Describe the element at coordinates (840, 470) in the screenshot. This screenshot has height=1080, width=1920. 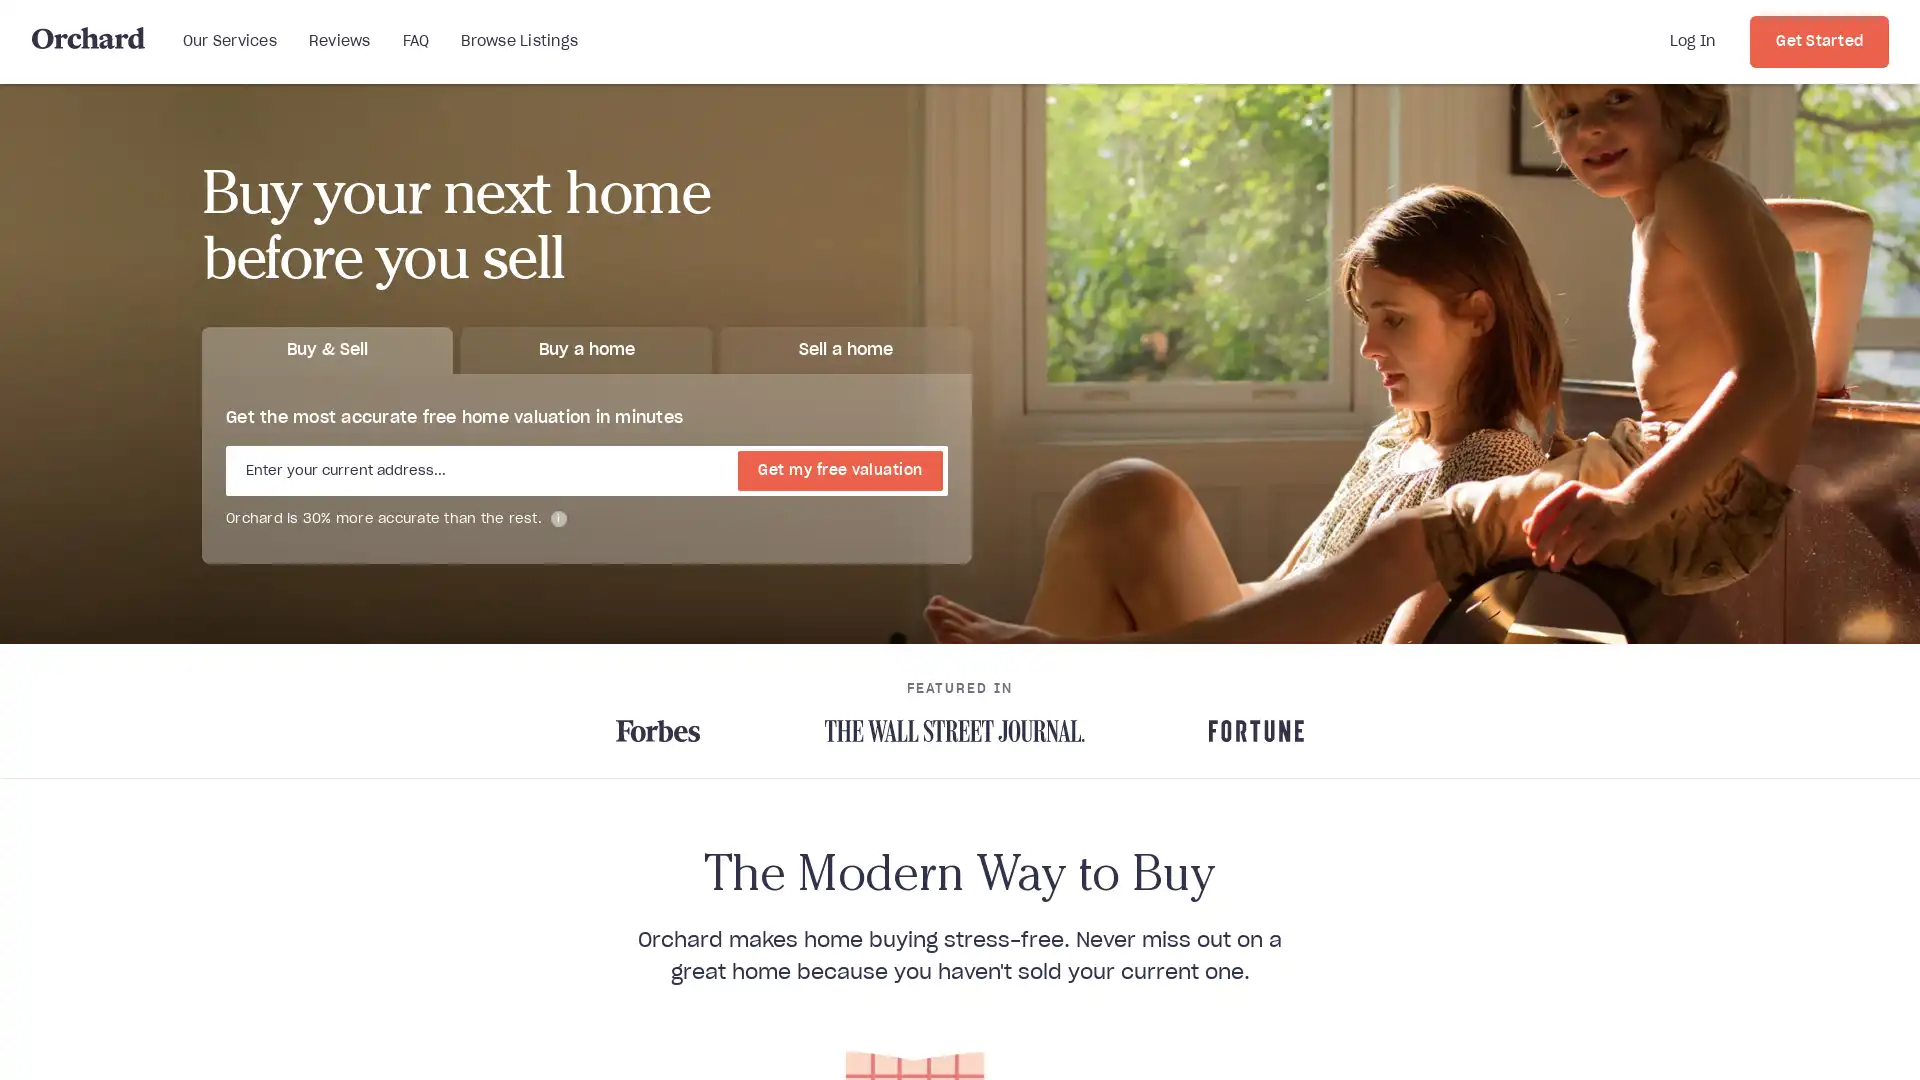
I see `Get my free valuation` at that location.